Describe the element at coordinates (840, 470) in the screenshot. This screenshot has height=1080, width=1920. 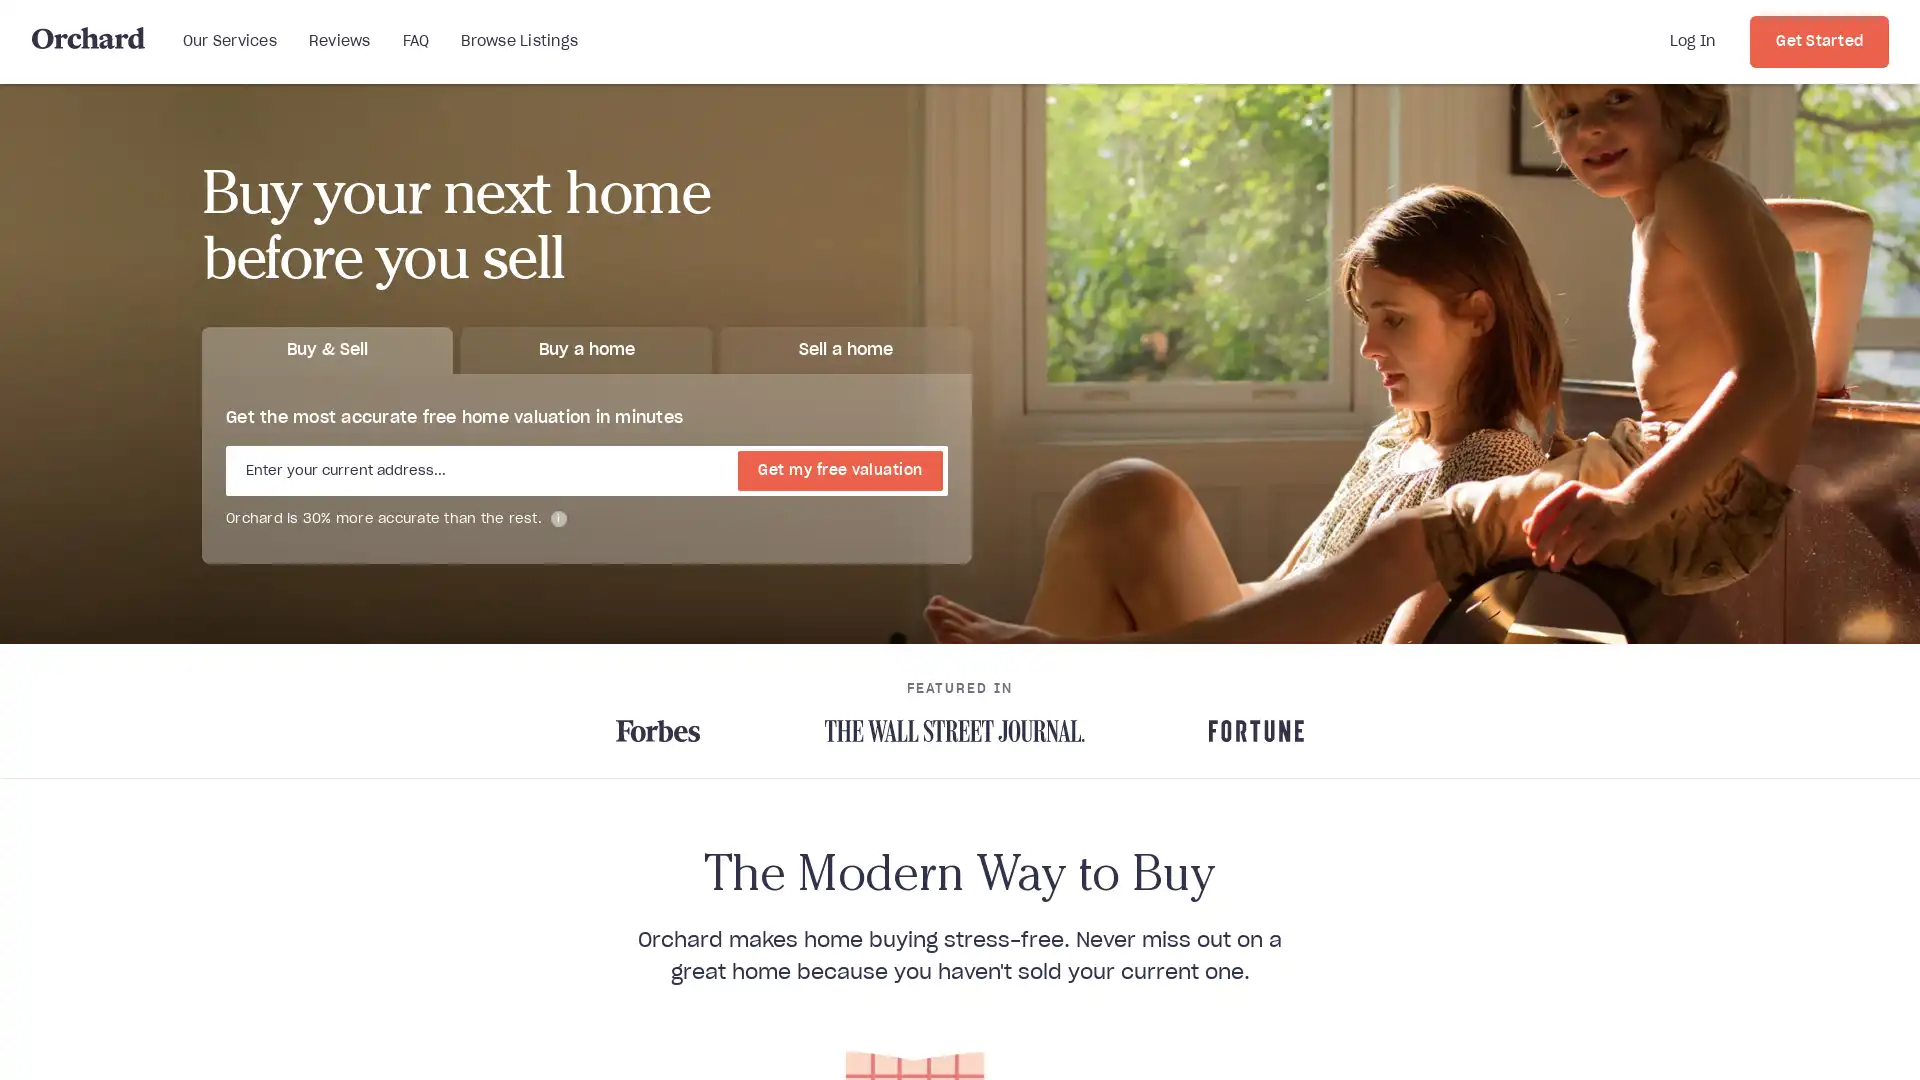
I see `Get my free valuation` at that location.